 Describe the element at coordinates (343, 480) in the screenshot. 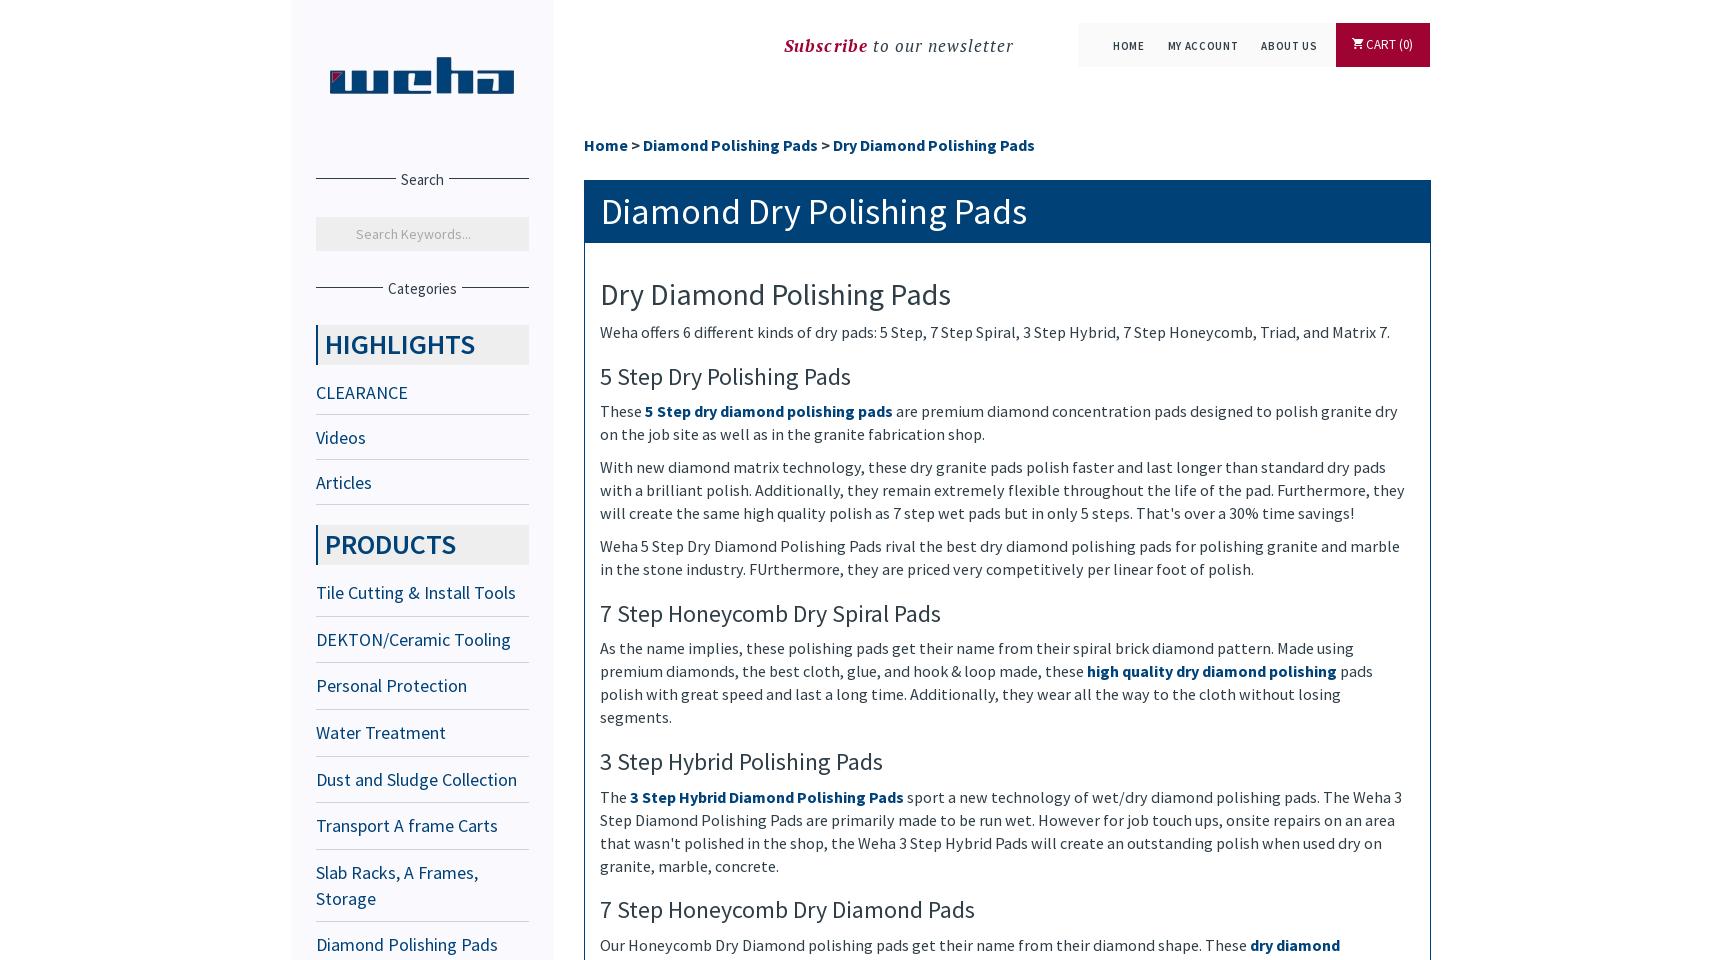

I see `'Articles'` at that location.